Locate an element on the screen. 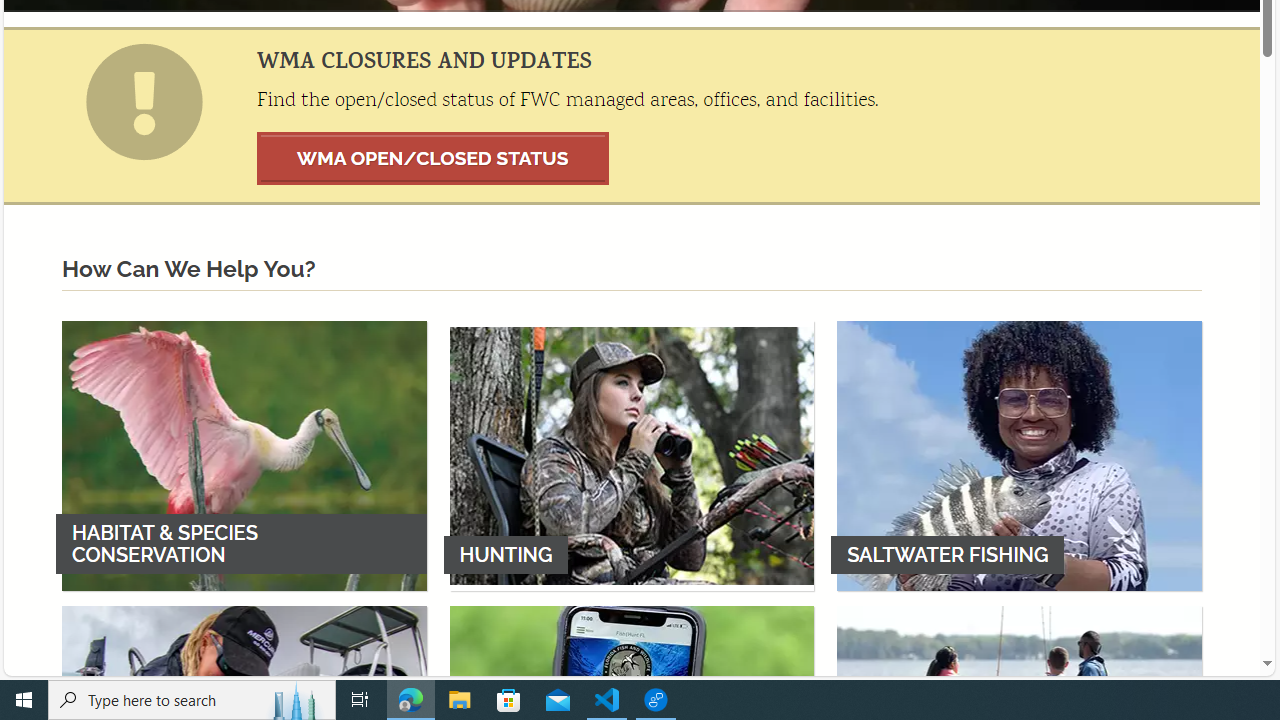 Image resolution: width=1280 pixels, height=720 pixels. 'HABITAT & SPECIES CONSERVATION' is located at coordinates (243, 455).